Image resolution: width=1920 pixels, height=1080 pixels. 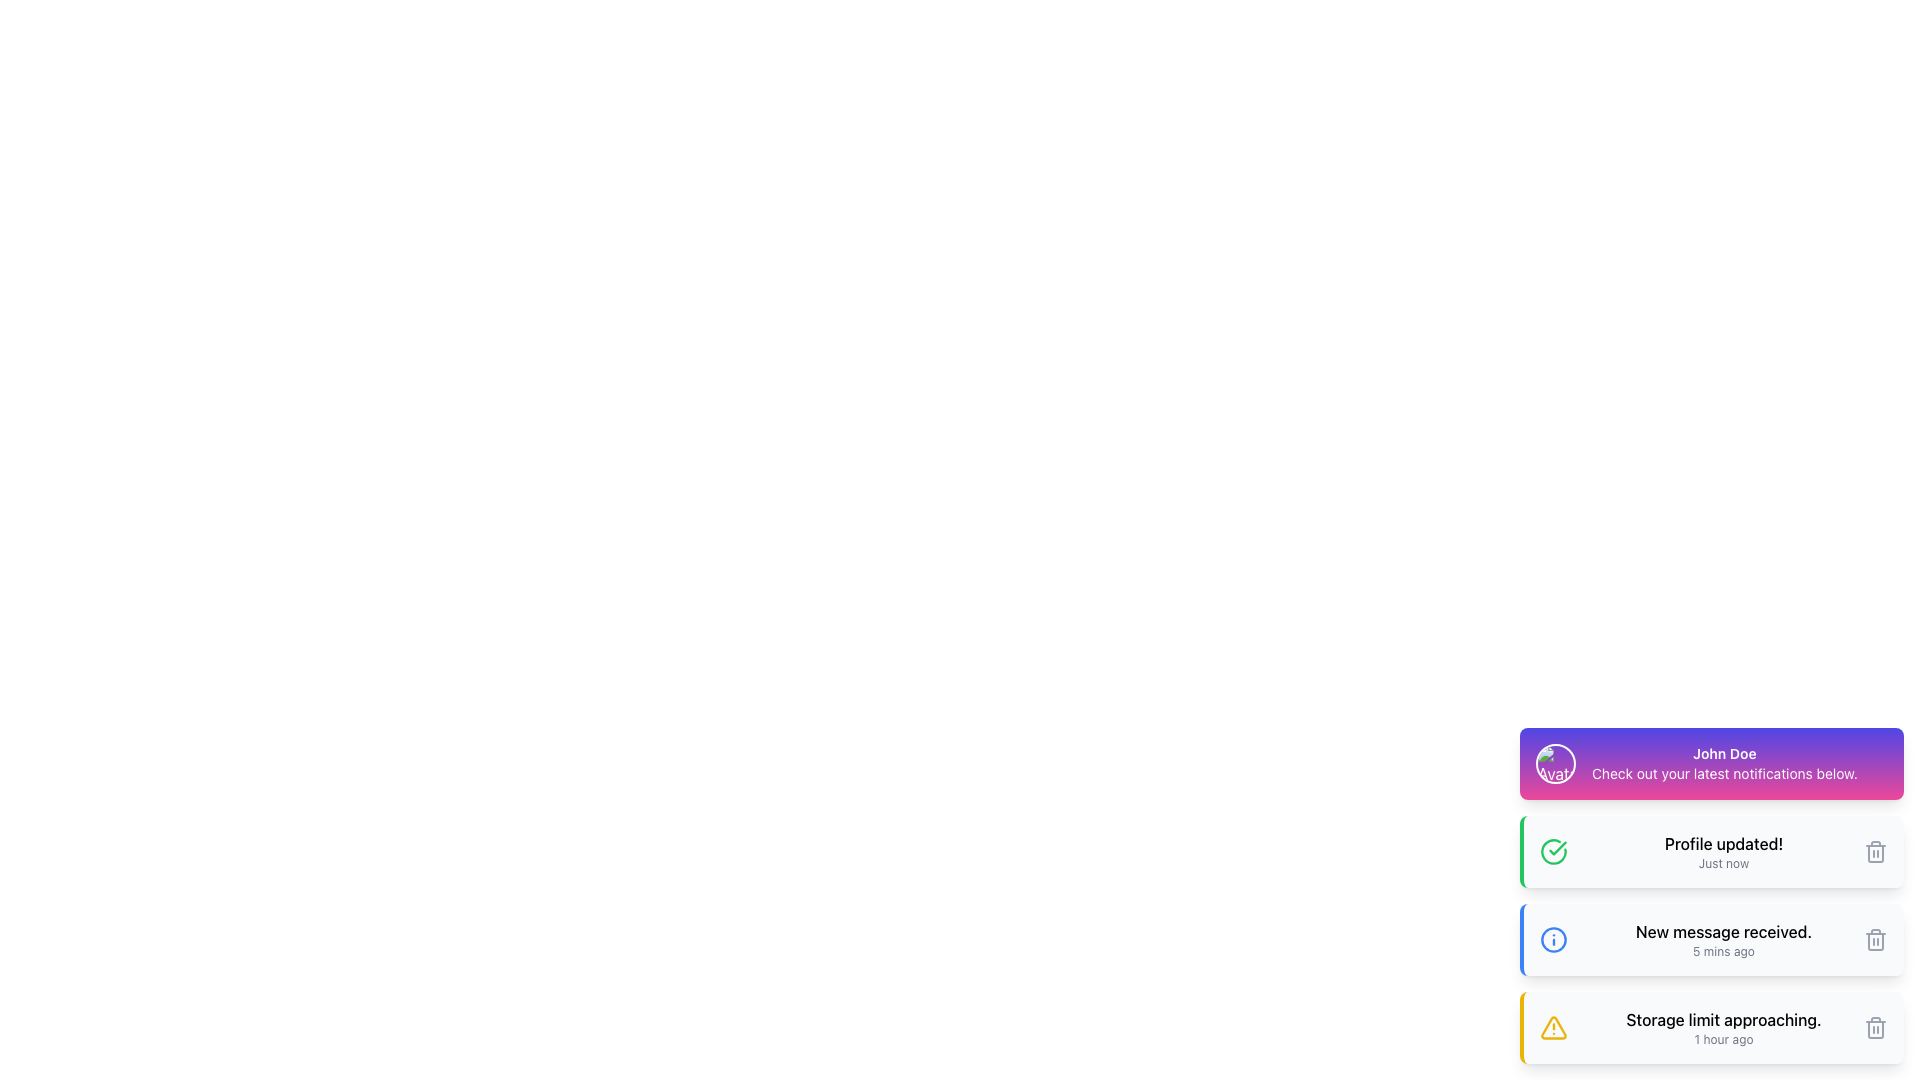 What do you see at coordinates (1722, 852) in the screenshot?
I see `the Text Component displaying 'Profile updated!' in bold black font, located in the notifications section beneath the header 'John Doe'` at bounding box center [1722, 852].